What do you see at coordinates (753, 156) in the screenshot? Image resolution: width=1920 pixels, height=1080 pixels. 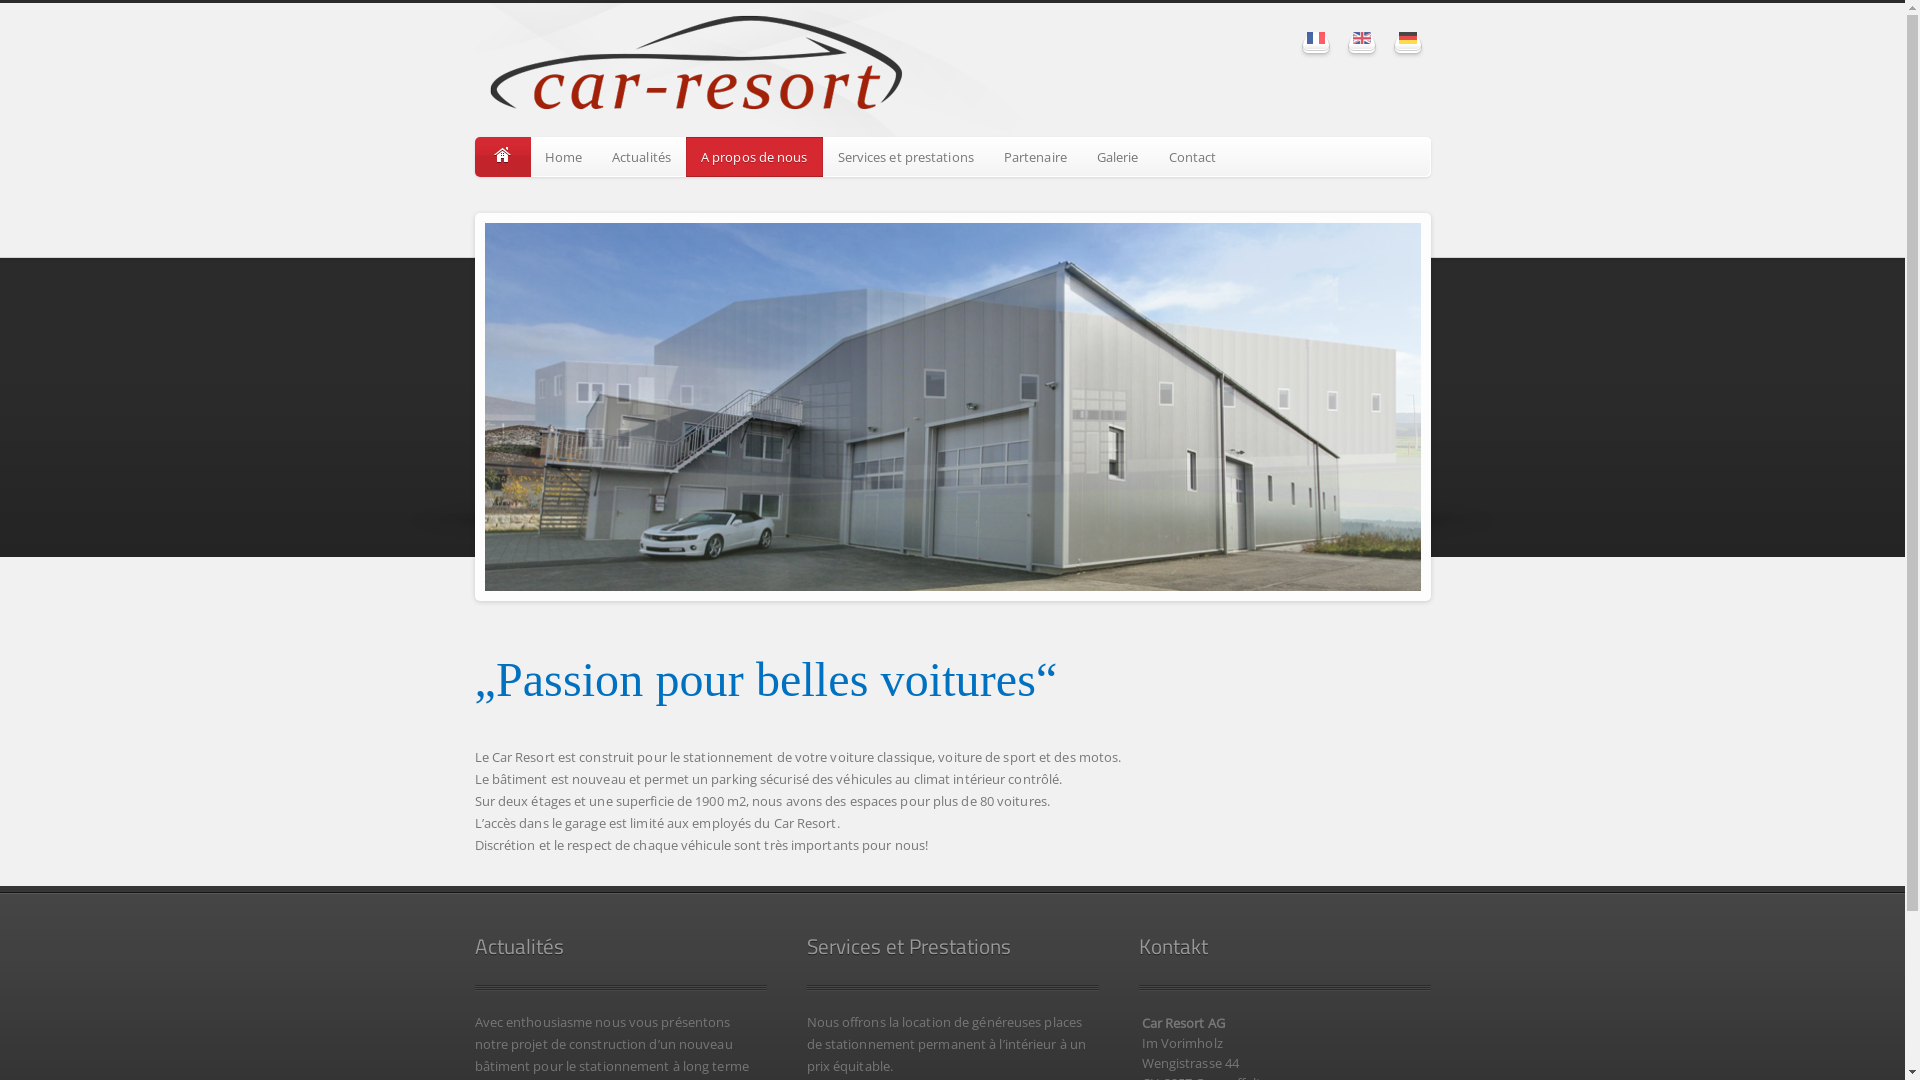 I see `'A propos de nous'` at bounding box center [753, 156].